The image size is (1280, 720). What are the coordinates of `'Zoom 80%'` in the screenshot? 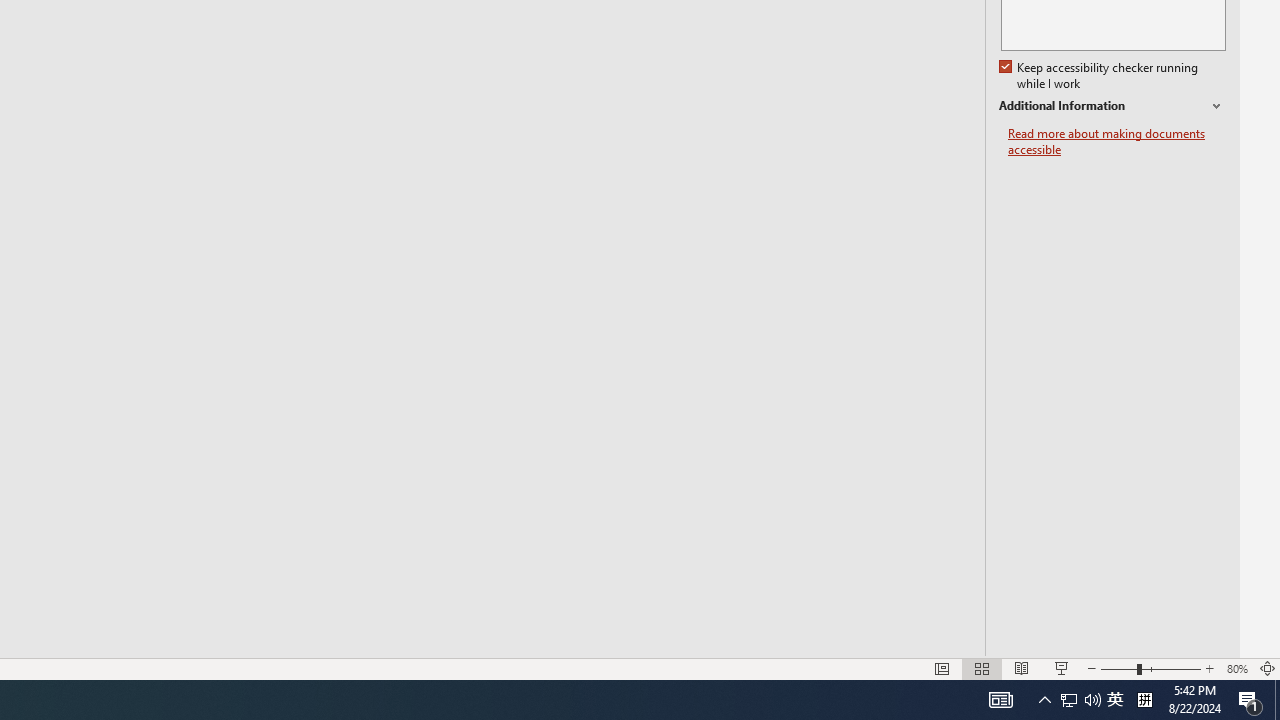 It's located at (1236, 669).